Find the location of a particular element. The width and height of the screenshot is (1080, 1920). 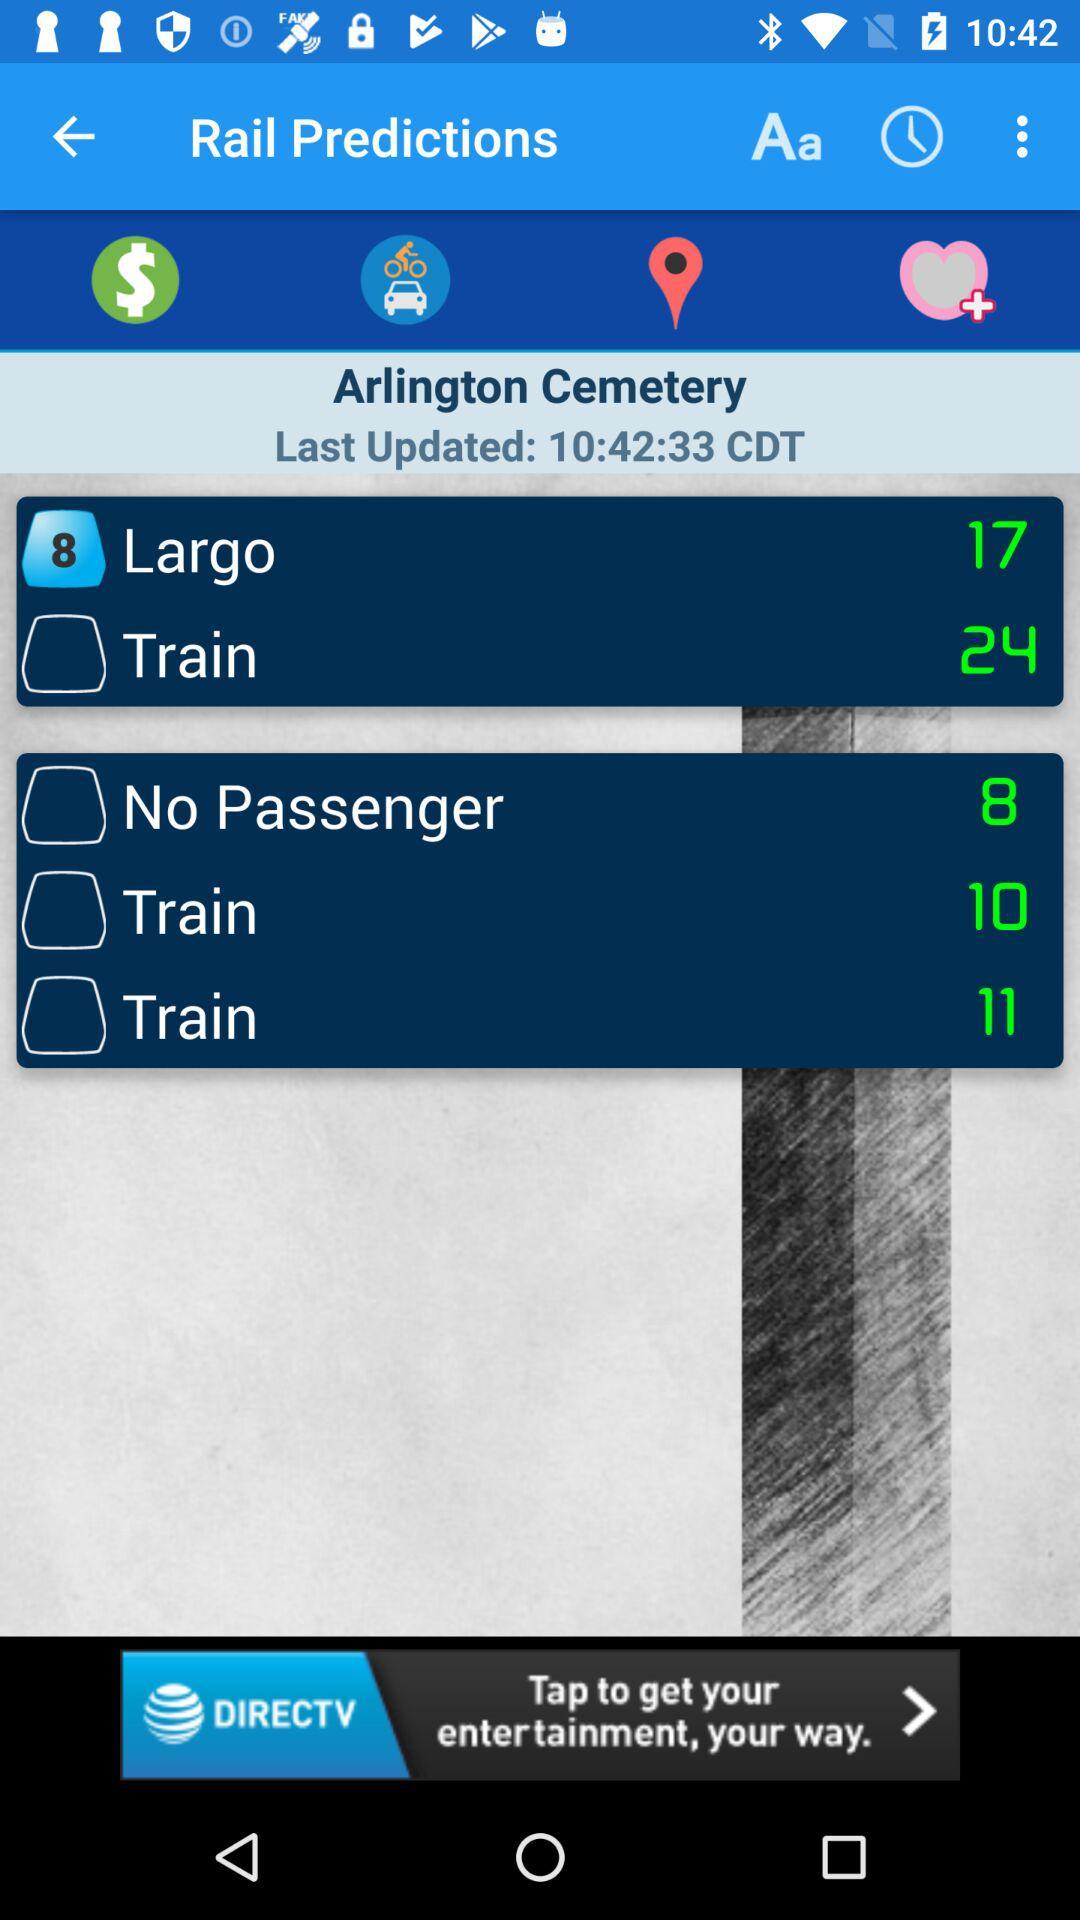

to favourites is located at coordinates (945, 278).